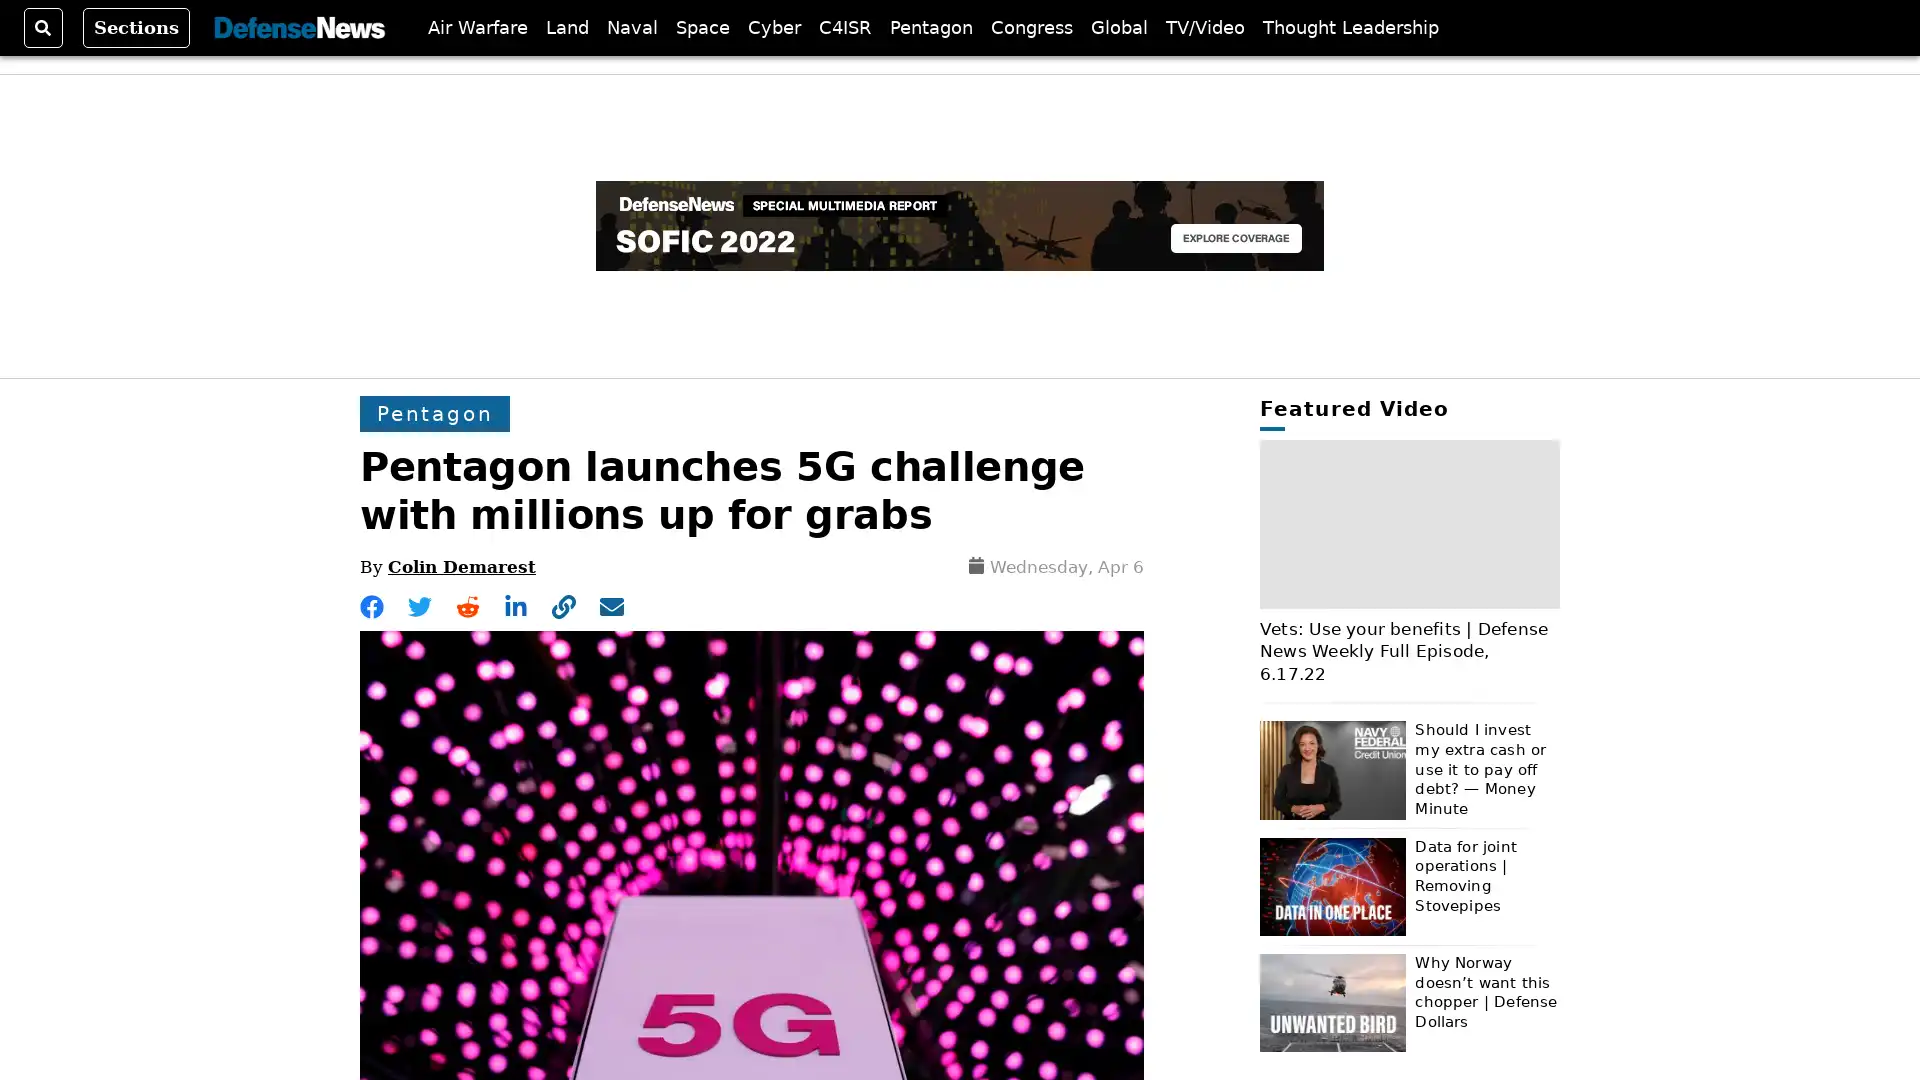 The height and width of the screenshot is (1080, 1920). What do you see at coordinates (419, 605) in the screenshot?
I see `twitter` at bounding box center [419, 605].